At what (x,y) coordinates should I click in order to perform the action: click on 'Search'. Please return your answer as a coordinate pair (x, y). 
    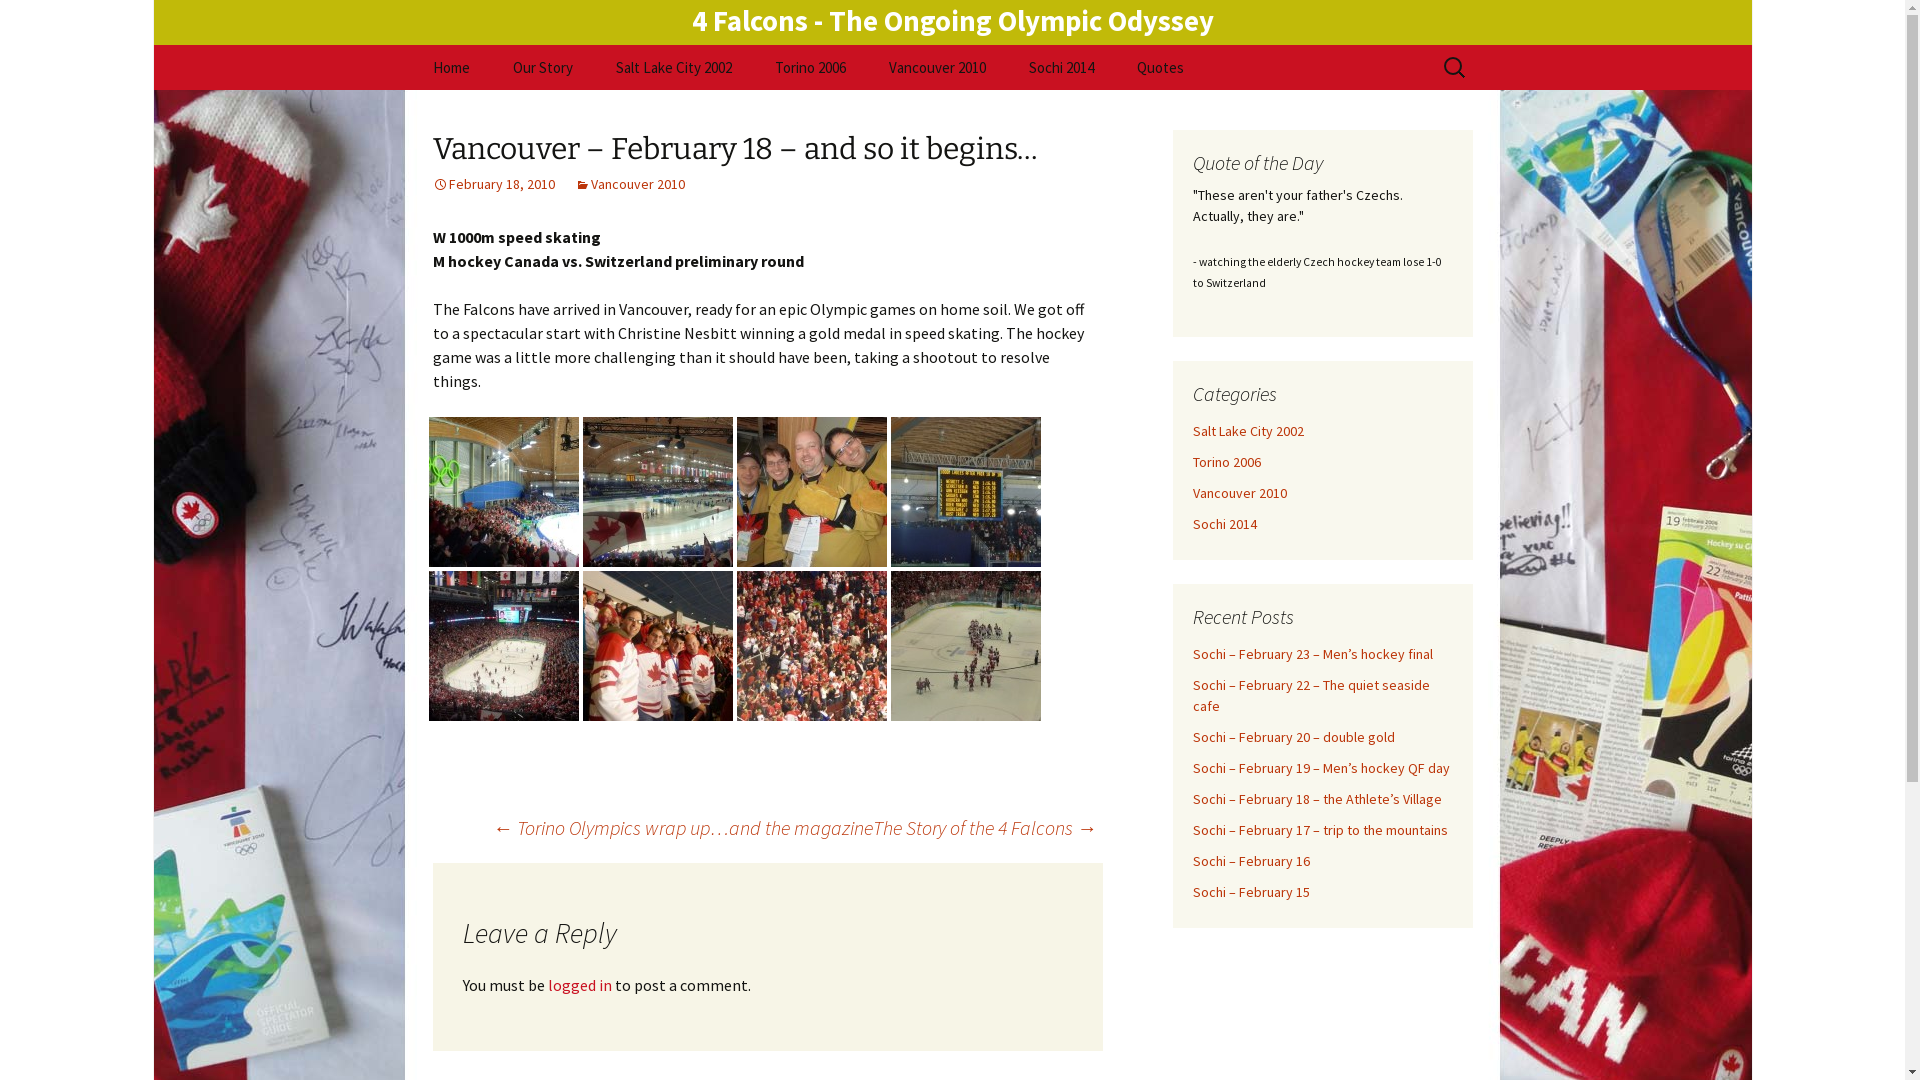
    Looking at the image, I should click on (24, 22).